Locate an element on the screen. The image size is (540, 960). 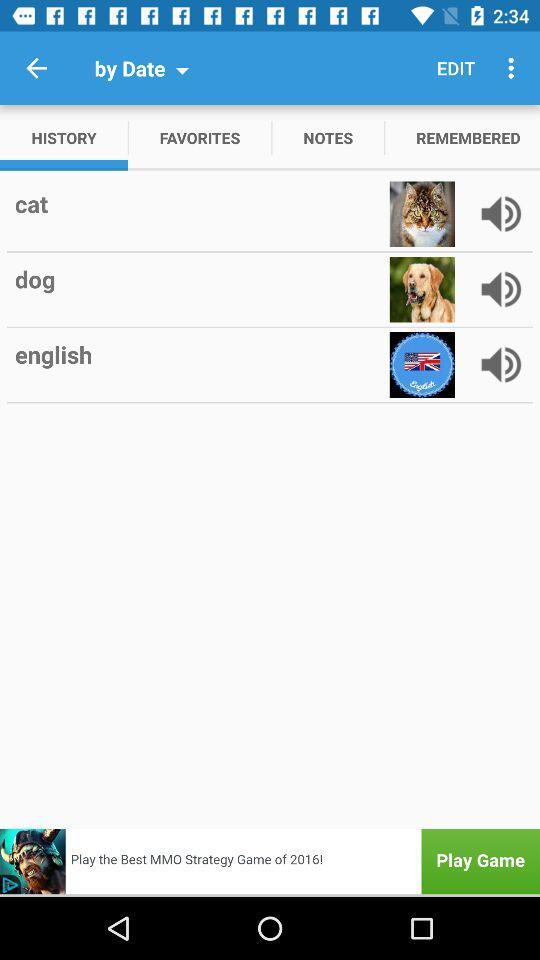
the item next to by date icon is located at coordinates (36, 68).